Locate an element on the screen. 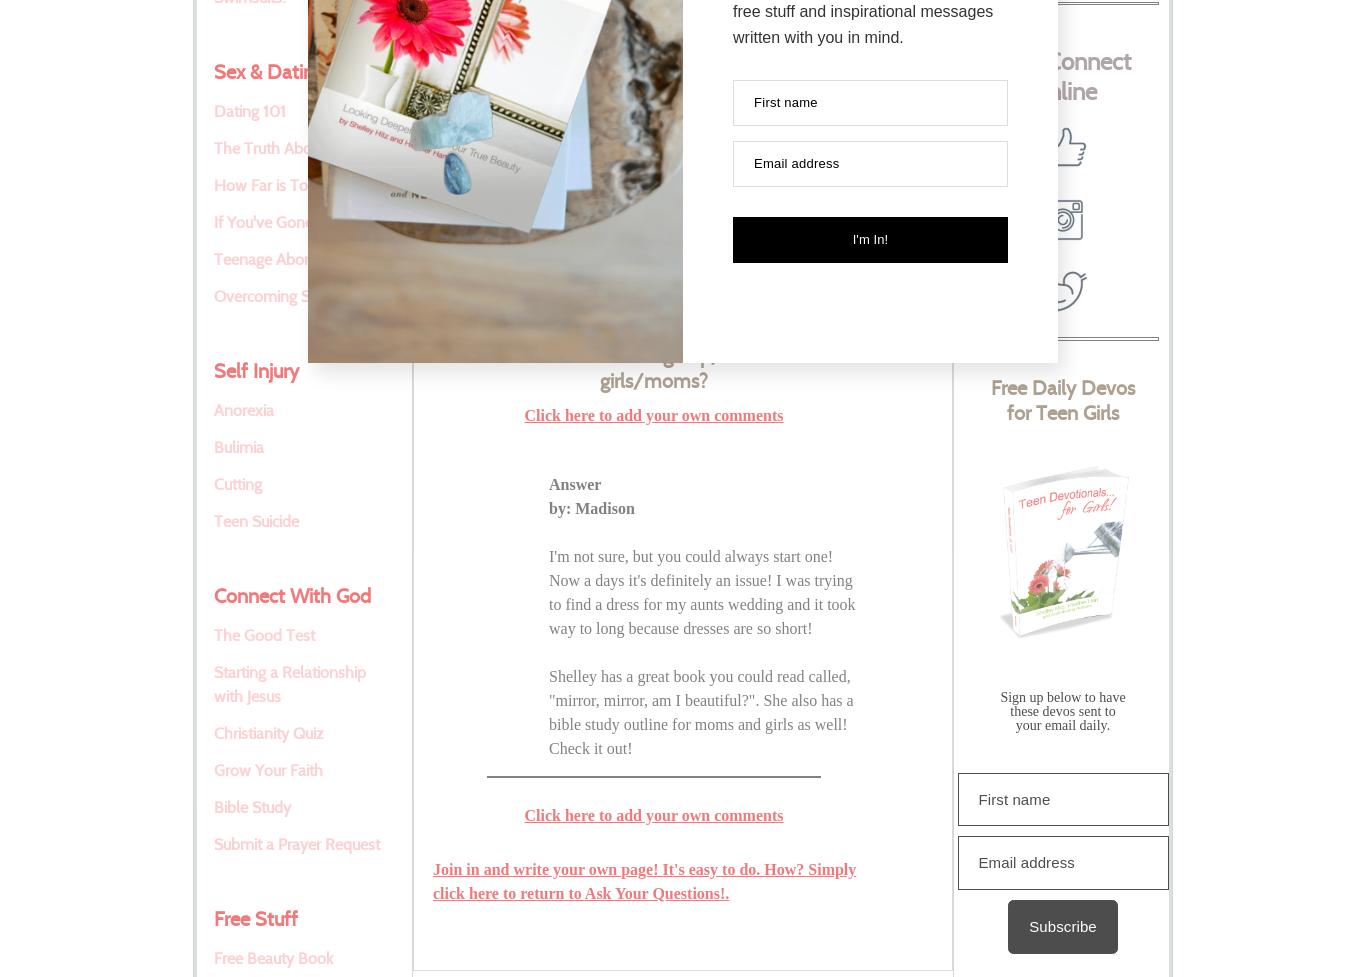  'Christianity Quiz' is located at coordinates (268, 733).